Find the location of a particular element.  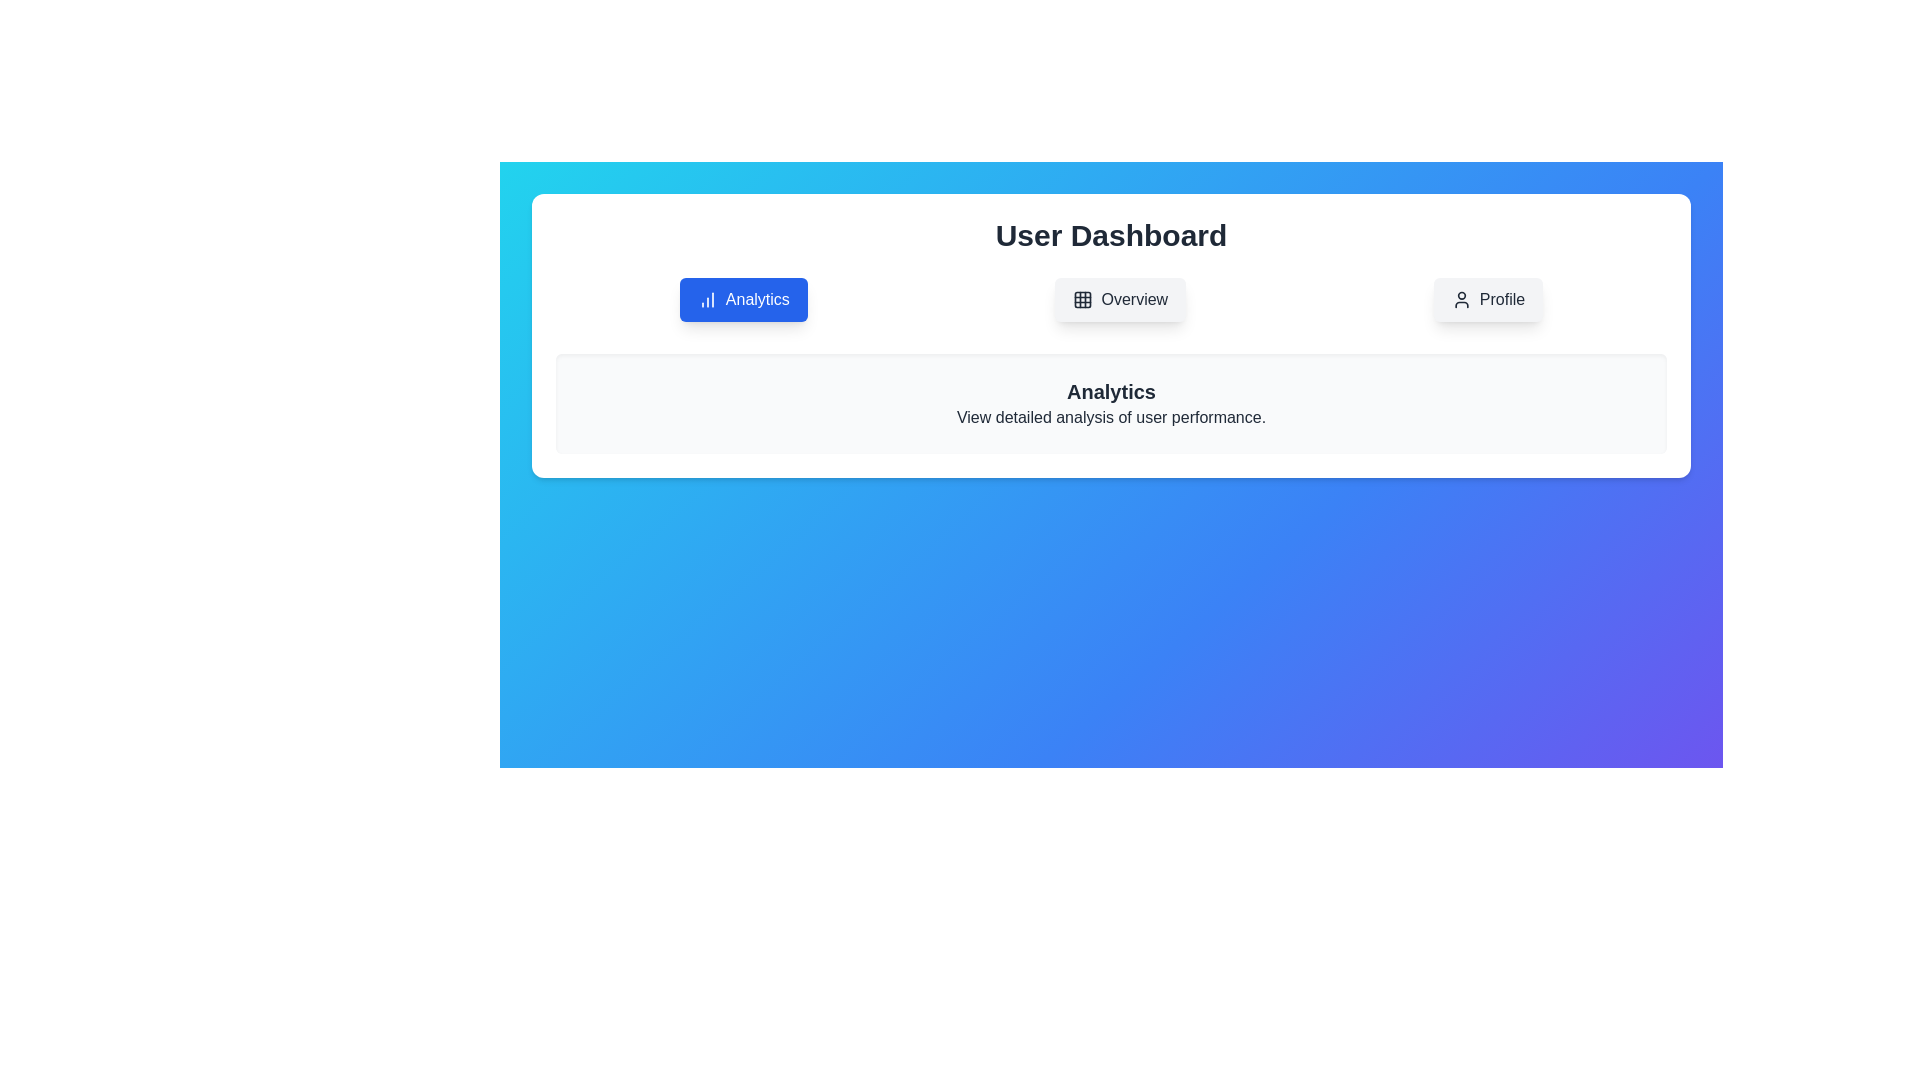

the Analytics button to switch to the respective tab is located at coordinates (742, 300).